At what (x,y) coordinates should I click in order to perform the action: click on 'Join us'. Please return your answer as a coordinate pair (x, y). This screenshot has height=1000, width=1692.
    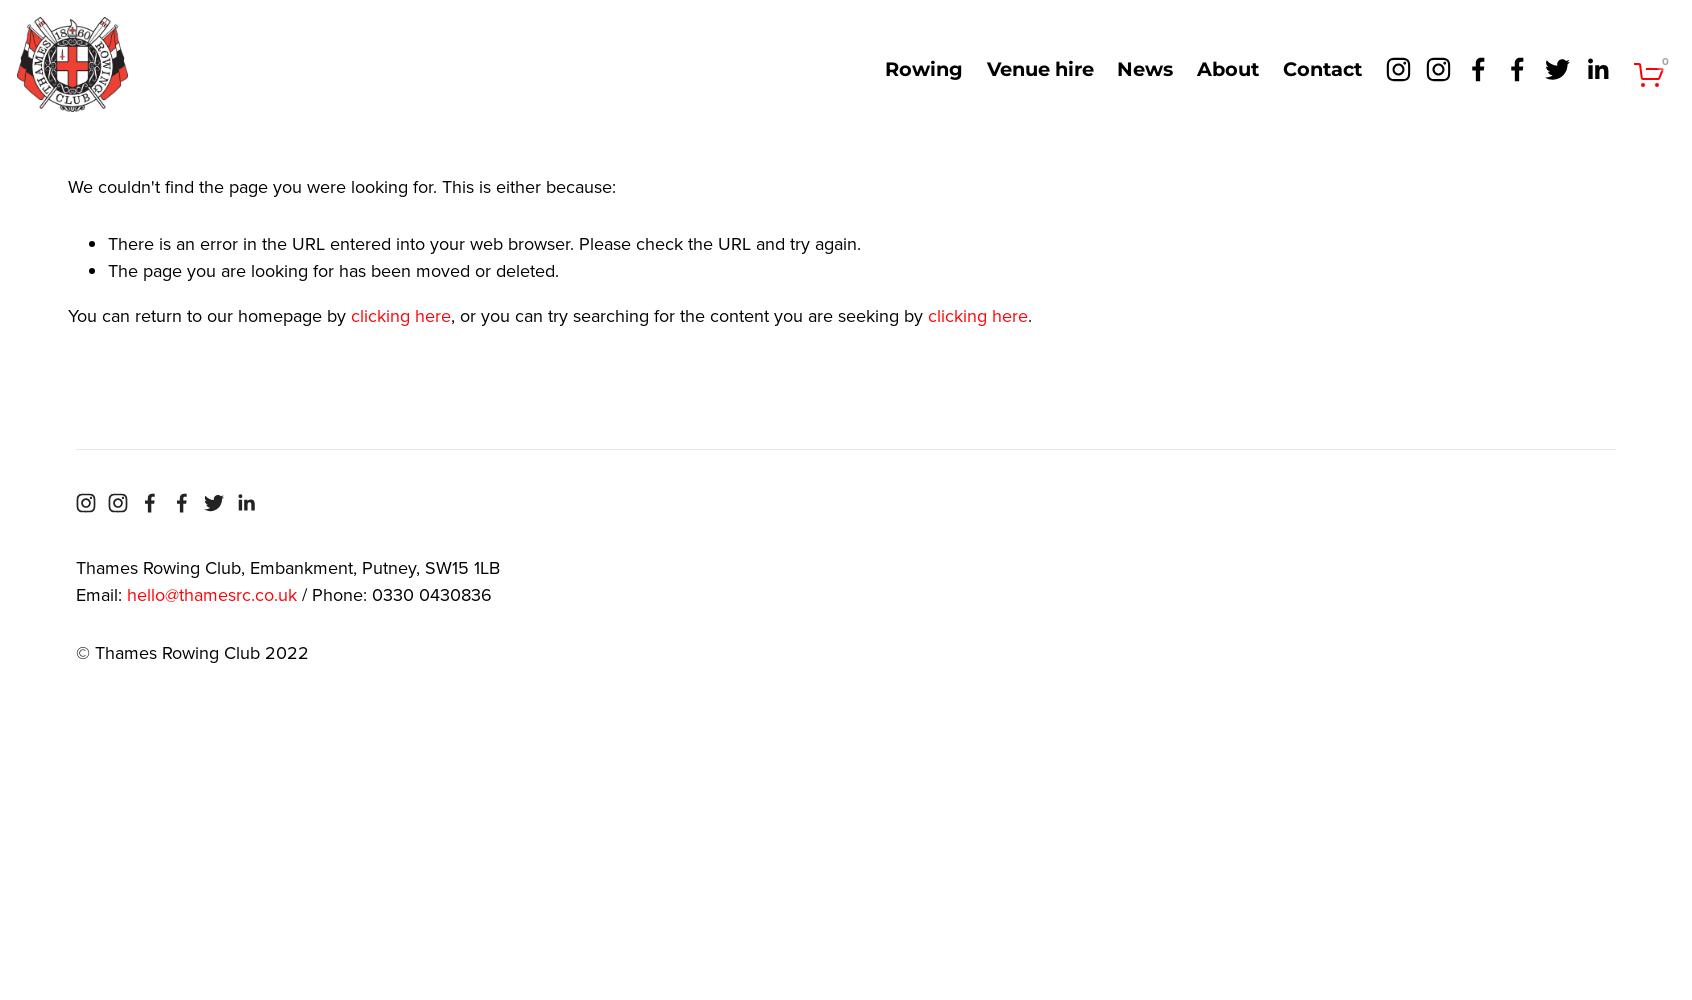
    Looking at the image, I should click on (892, 100).